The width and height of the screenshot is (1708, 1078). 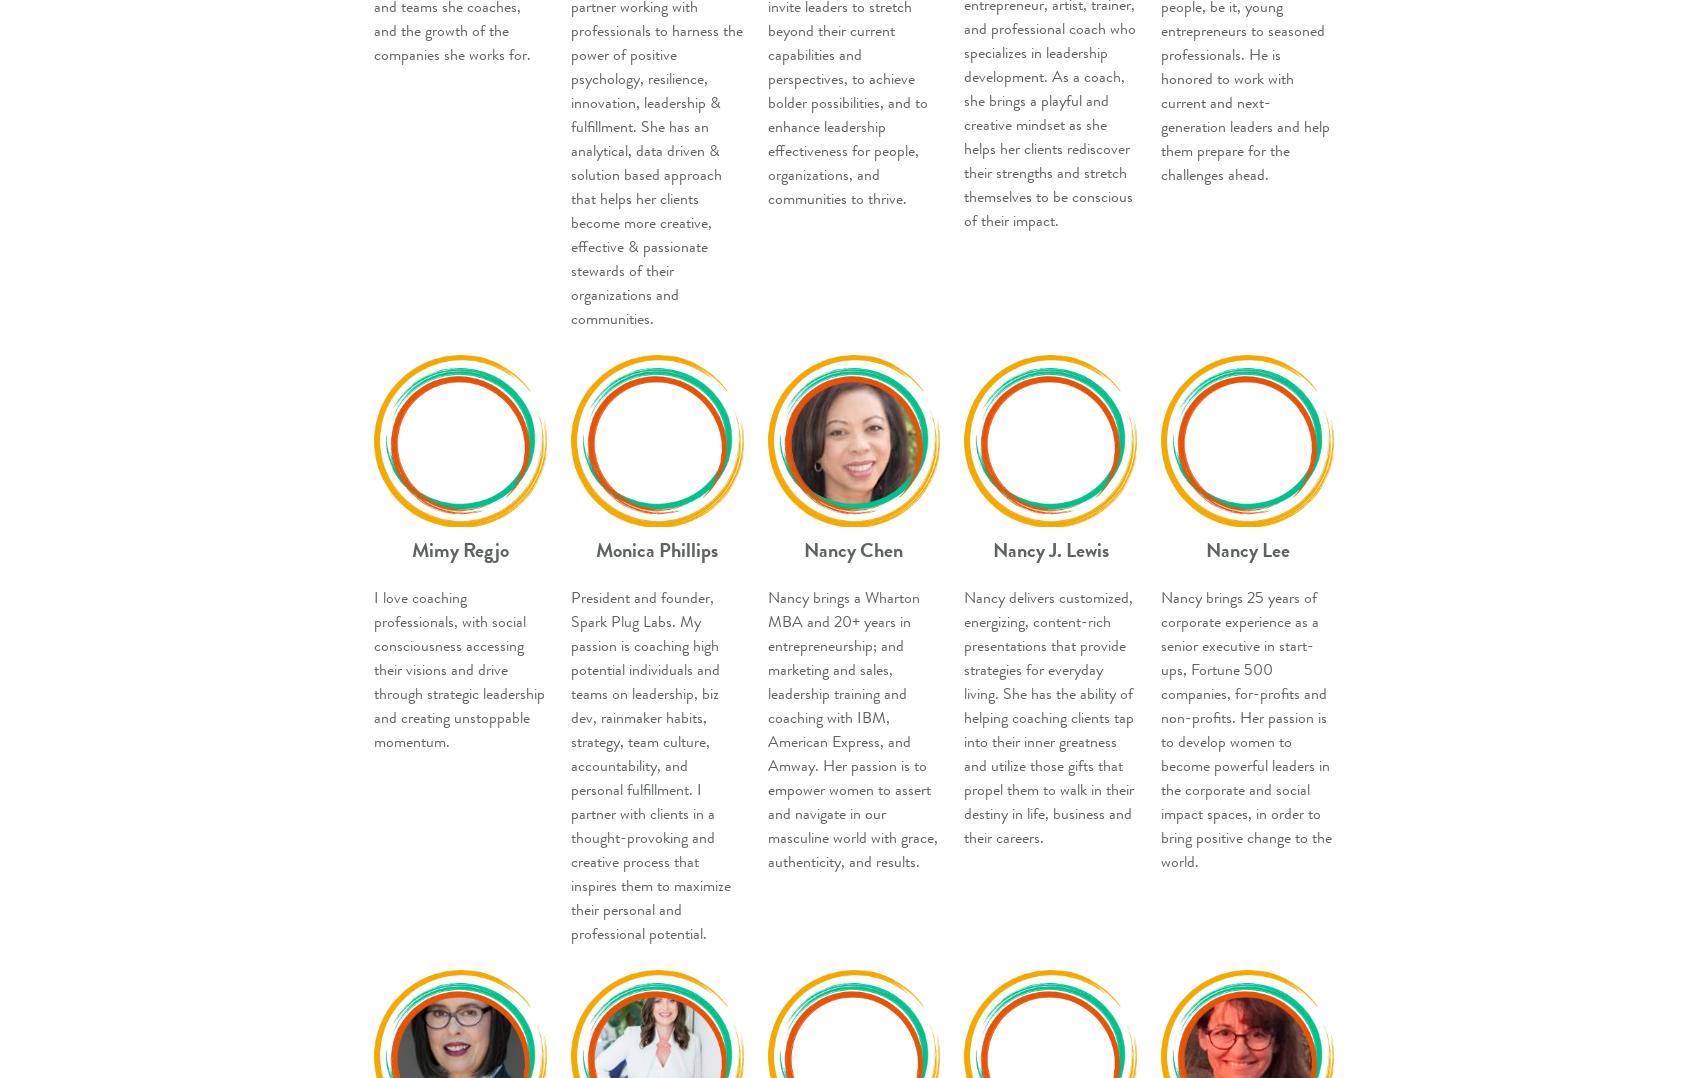 I want to click on 'Nancy J. Lewis', so click(x=992, y=548).